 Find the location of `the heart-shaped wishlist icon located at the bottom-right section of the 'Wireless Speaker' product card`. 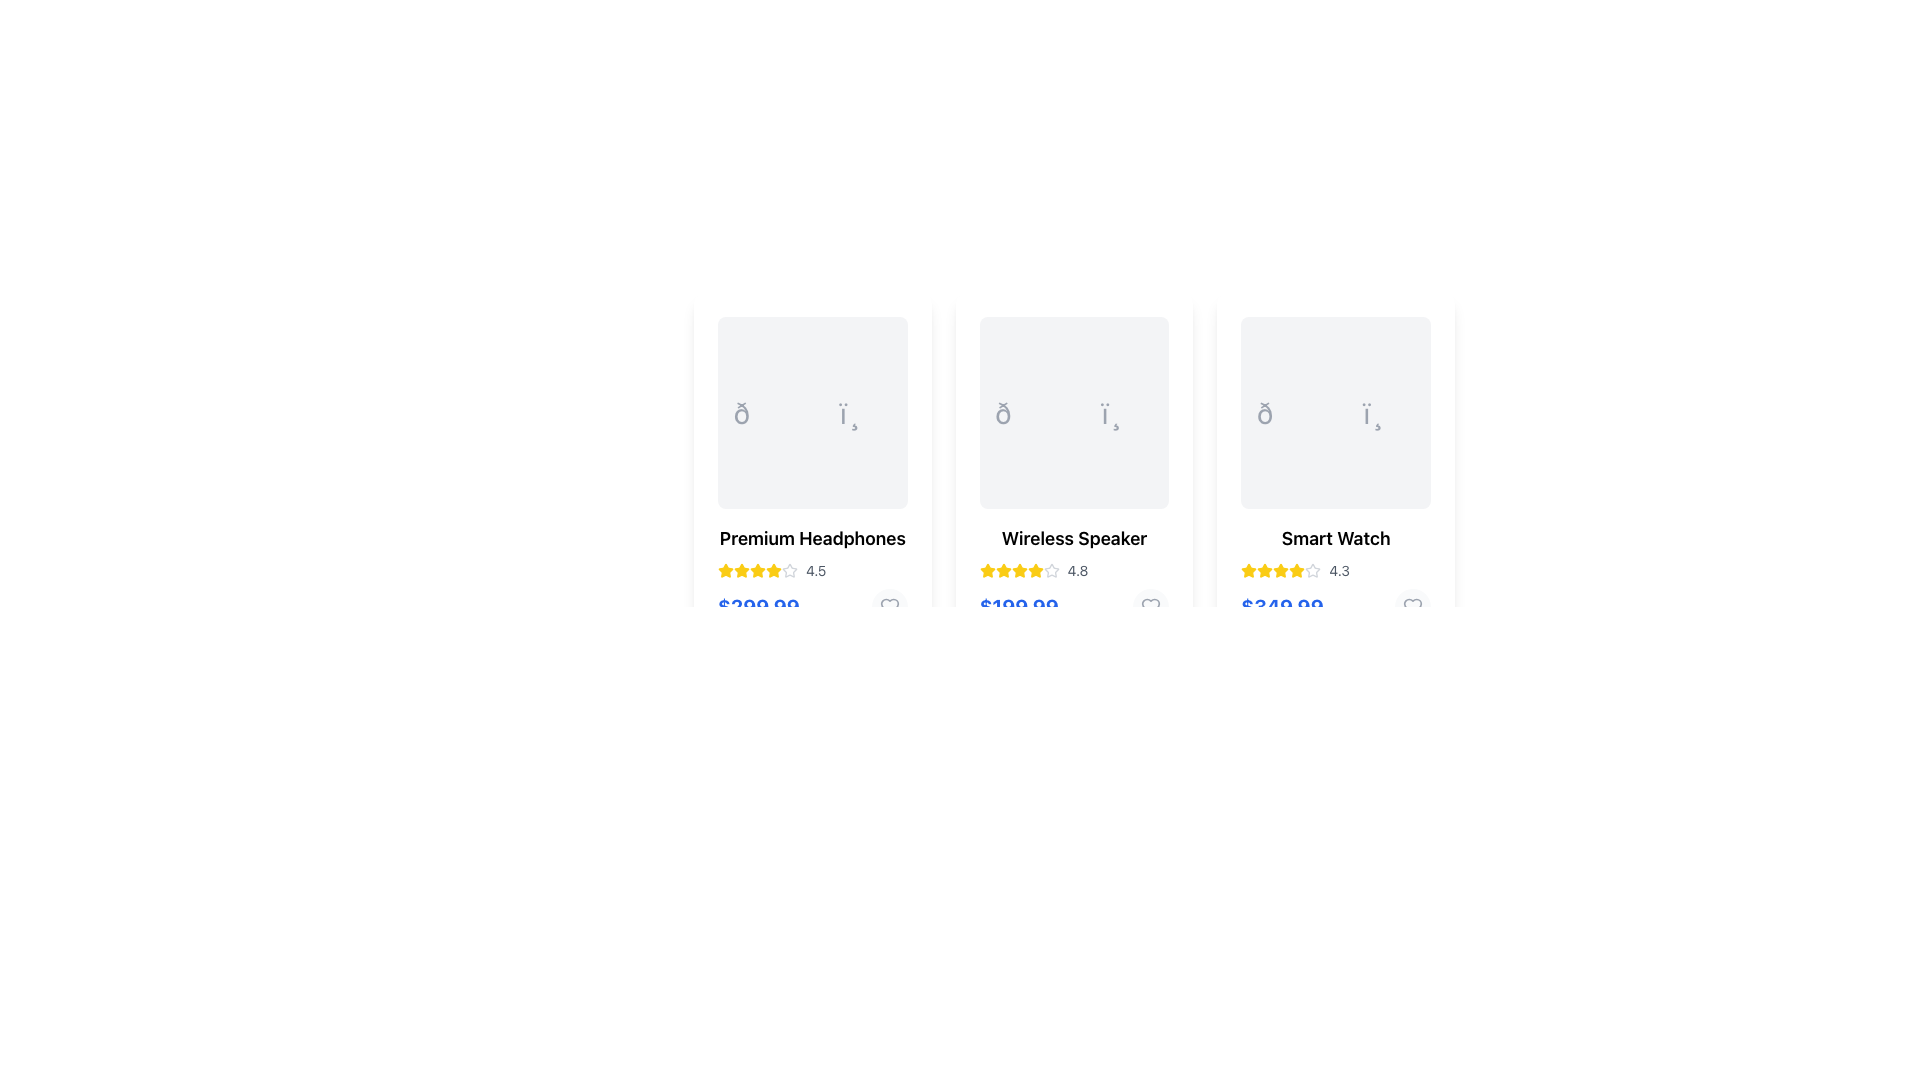

the heart-shaped wishlist icon located at the bottom-right section of the 'Wireless Speaker' product card is located at coordinates (1151, 605).